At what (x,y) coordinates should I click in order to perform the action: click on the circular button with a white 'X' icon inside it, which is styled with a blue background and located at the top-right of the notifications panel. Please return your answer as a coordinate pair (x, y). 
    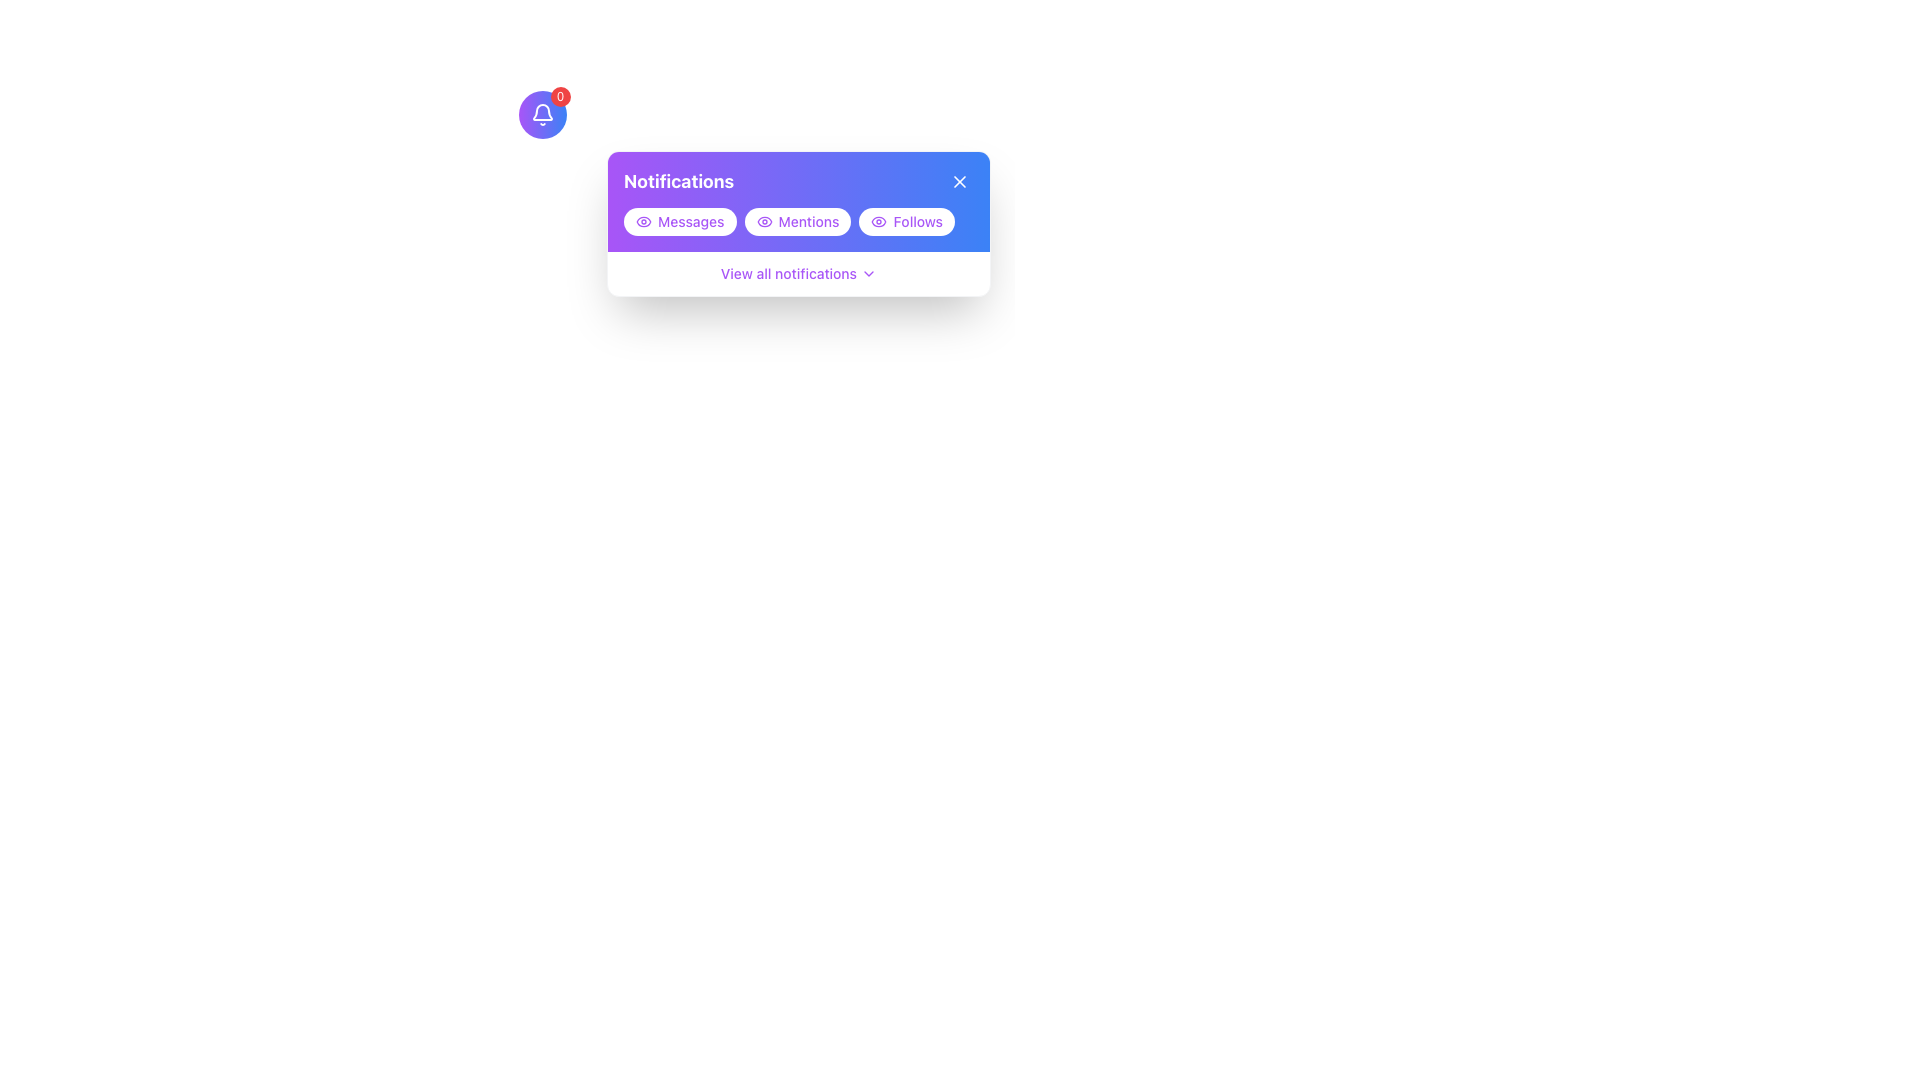
    Looking at the image, I should click on (960, 181).